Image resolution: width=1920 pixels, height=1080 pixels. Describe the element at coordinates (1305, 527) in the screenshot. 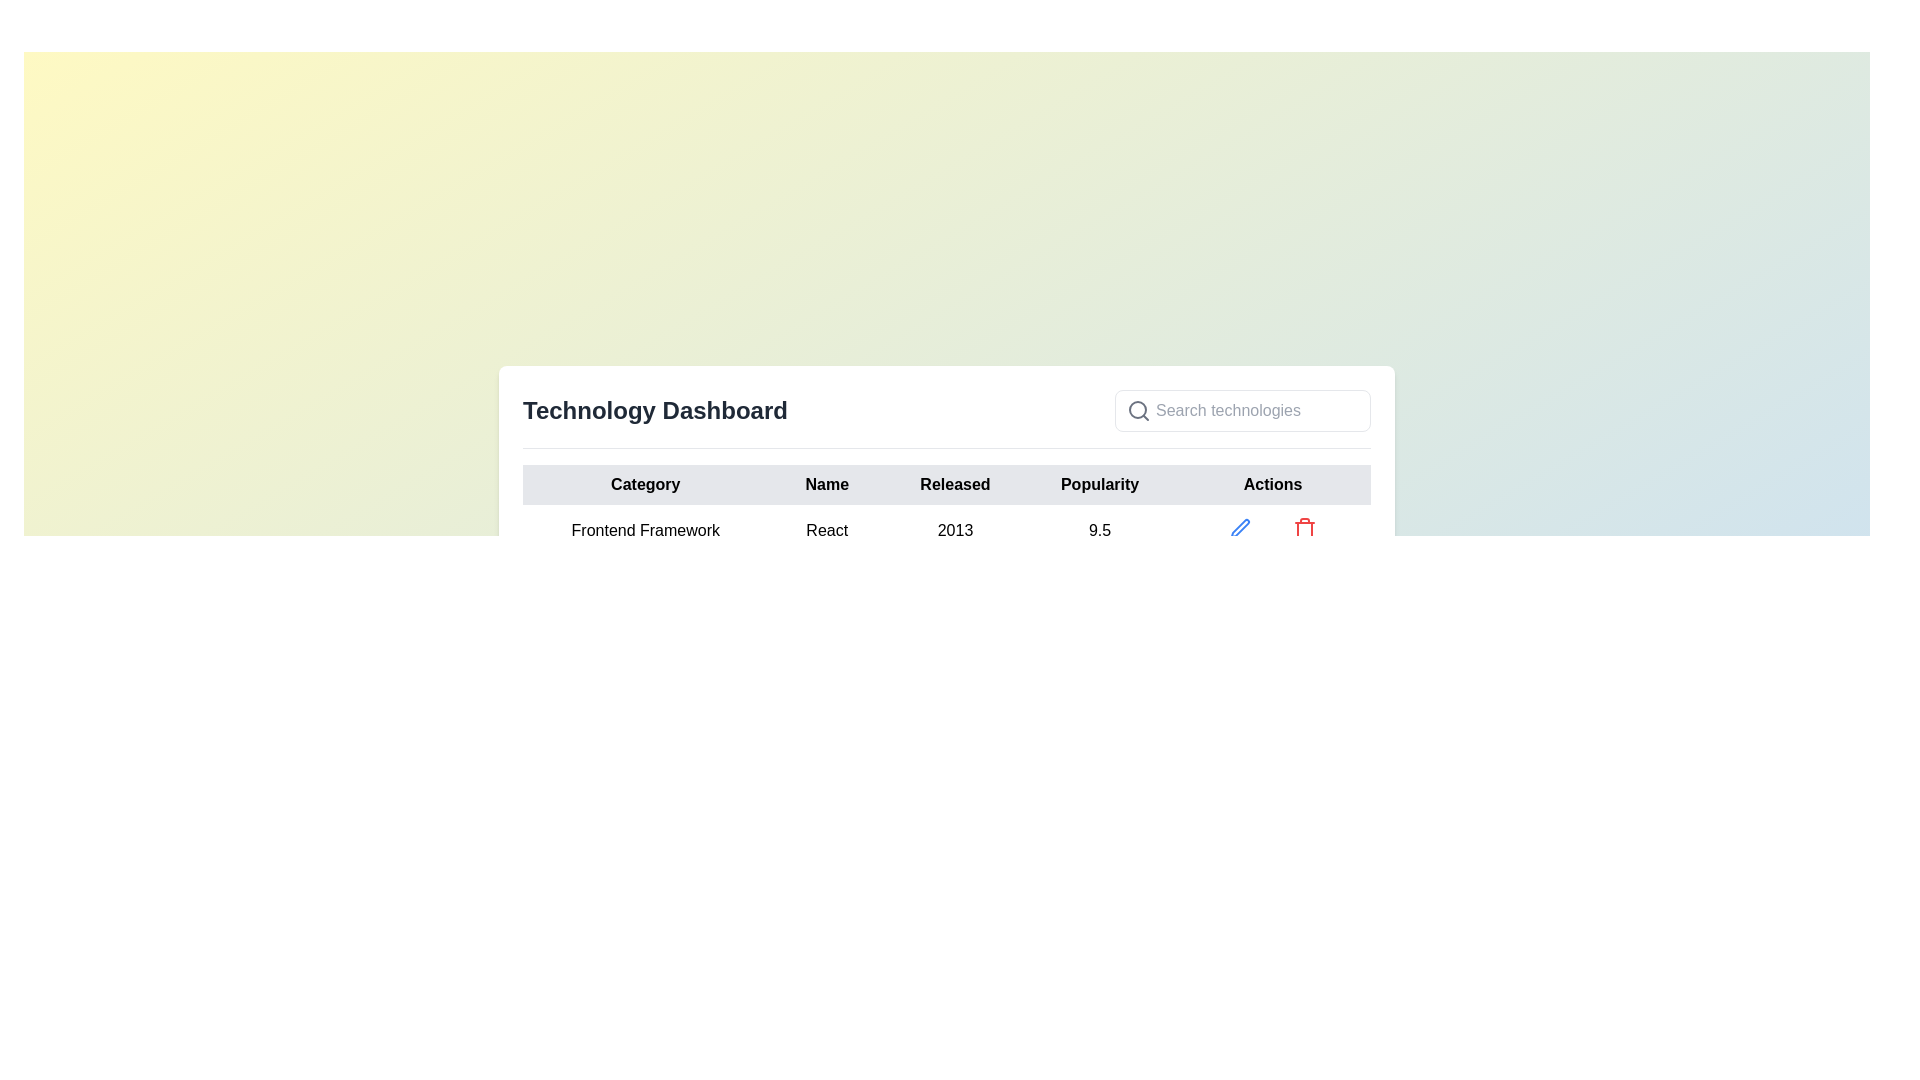

I see `the delete button located in the 'Actions' column of the row for the technology 'React', which is the second icon following the blue 'Edit' icon` at that location.